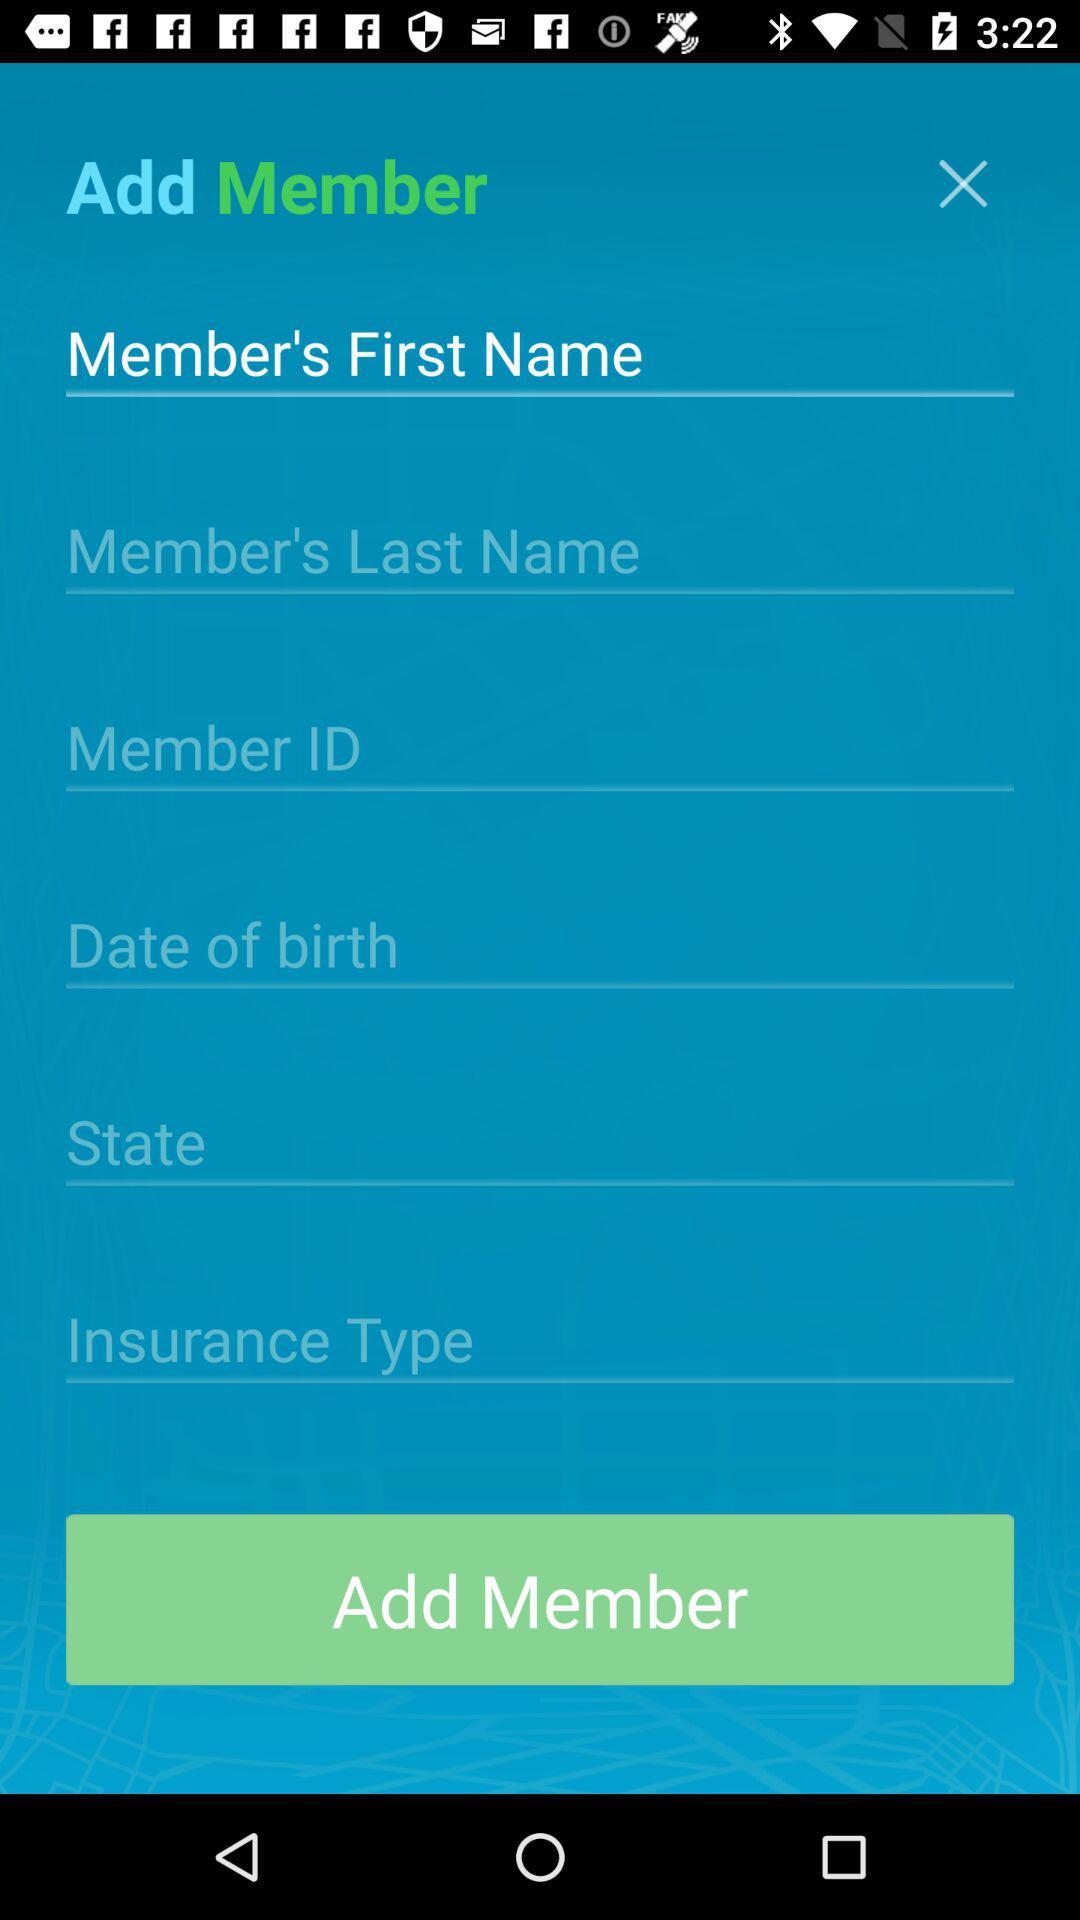 The height and width of the screenshot is (1920, 1080). What do you see at coordinates (962, 183) in the screenshot?
I see `the item next to the add member icon` at bounding box center [962, 183].